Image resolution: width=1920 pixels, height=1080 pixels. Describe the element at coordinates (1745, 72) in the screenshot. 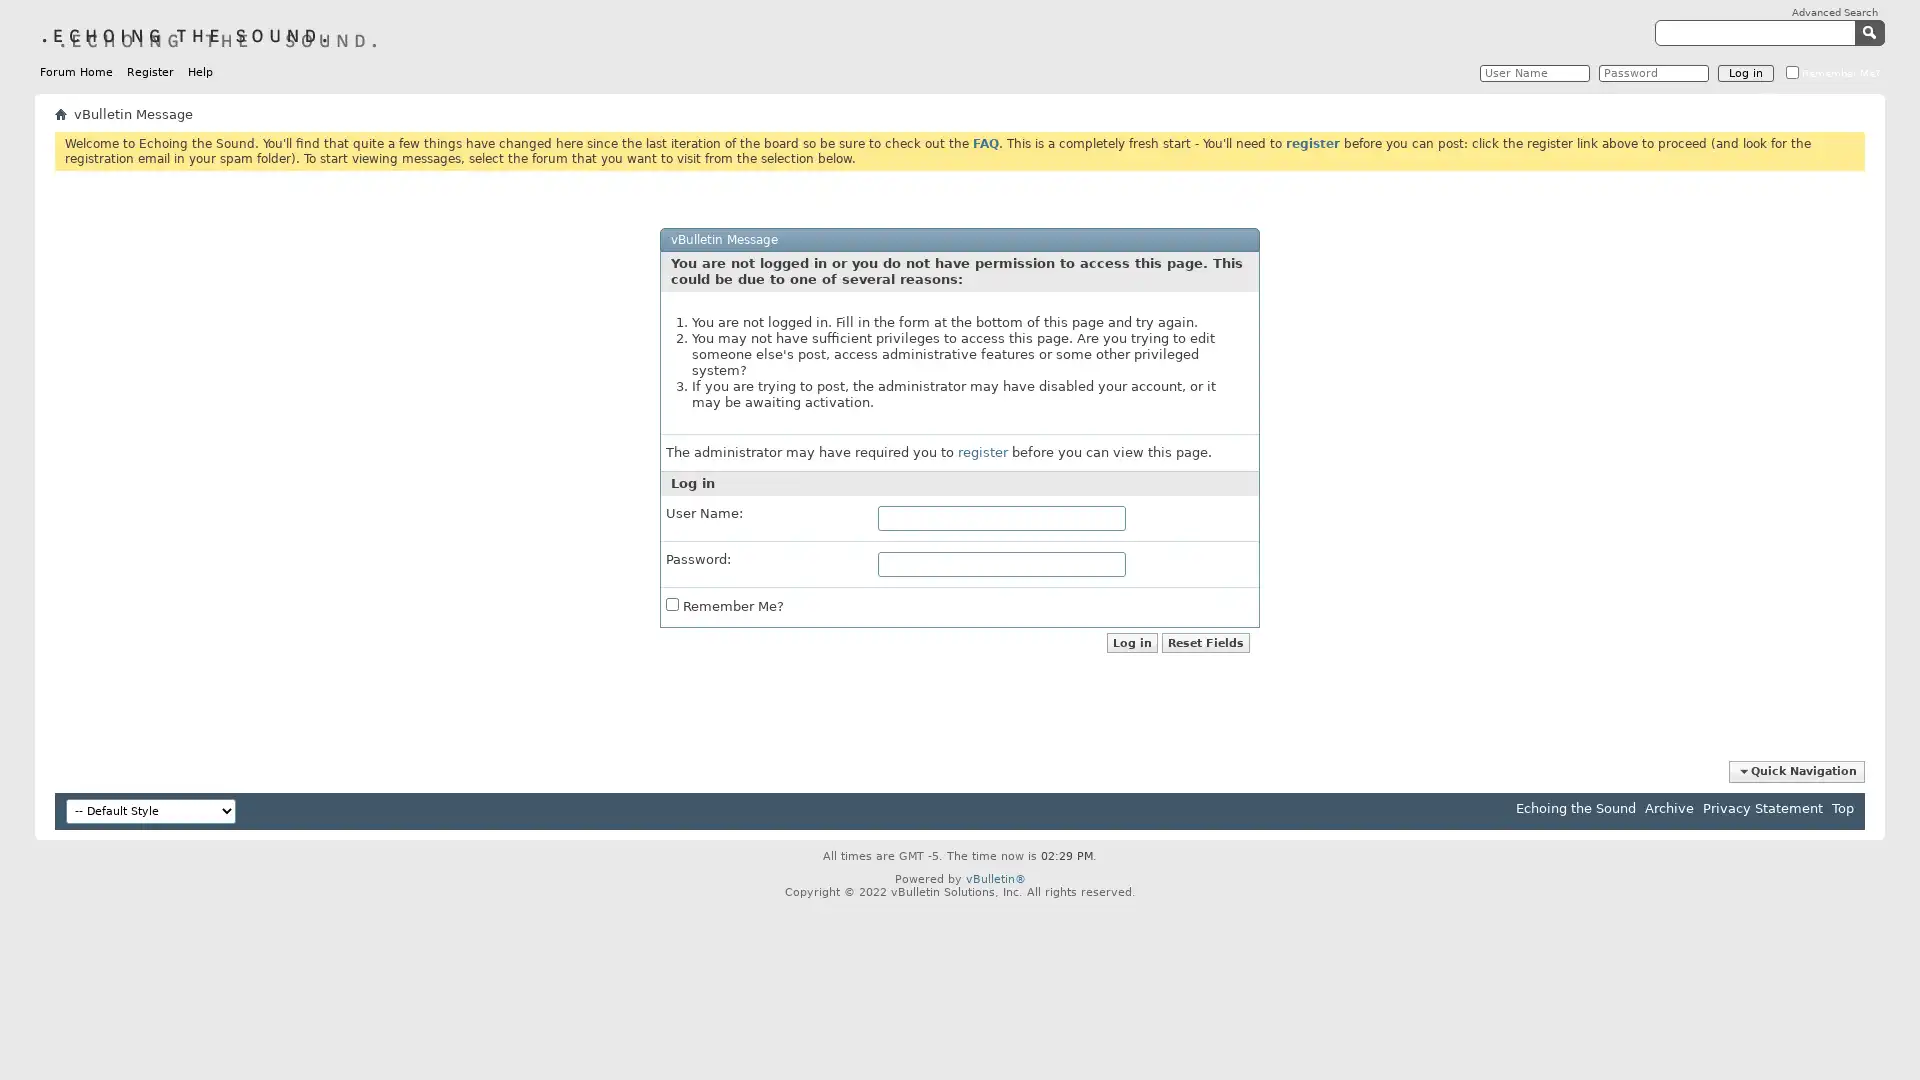

I see `Log in` at that location.